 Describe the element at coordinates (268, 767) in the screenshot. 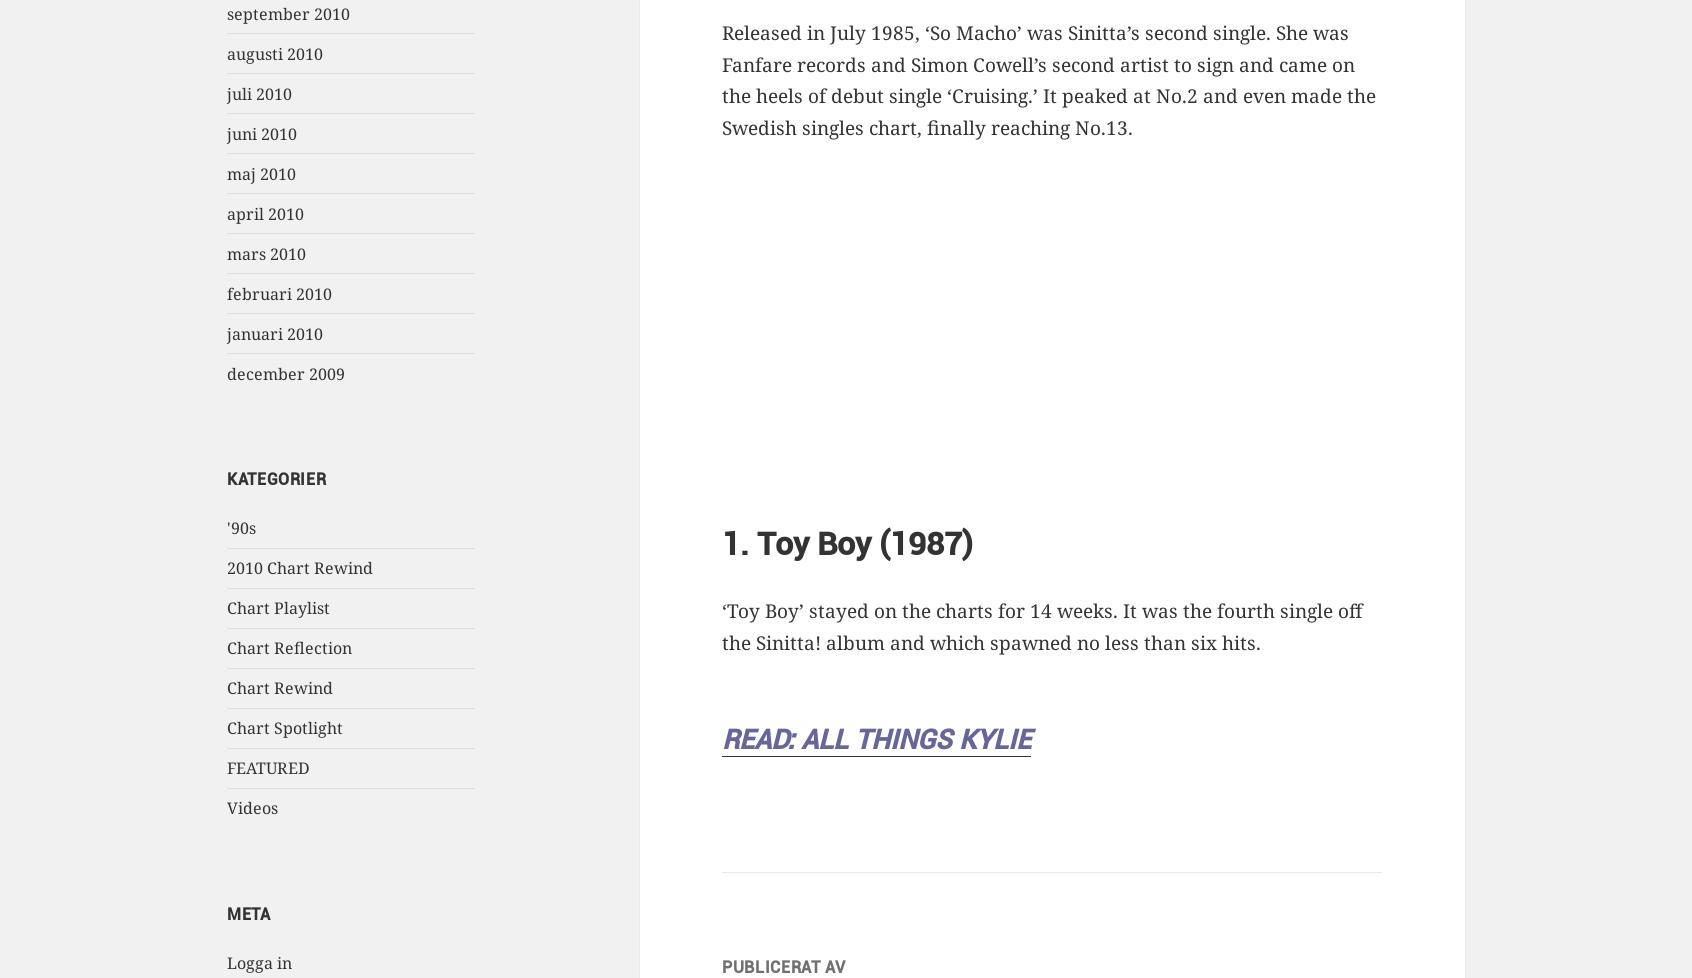

I see `'FEATURED'` at that location.